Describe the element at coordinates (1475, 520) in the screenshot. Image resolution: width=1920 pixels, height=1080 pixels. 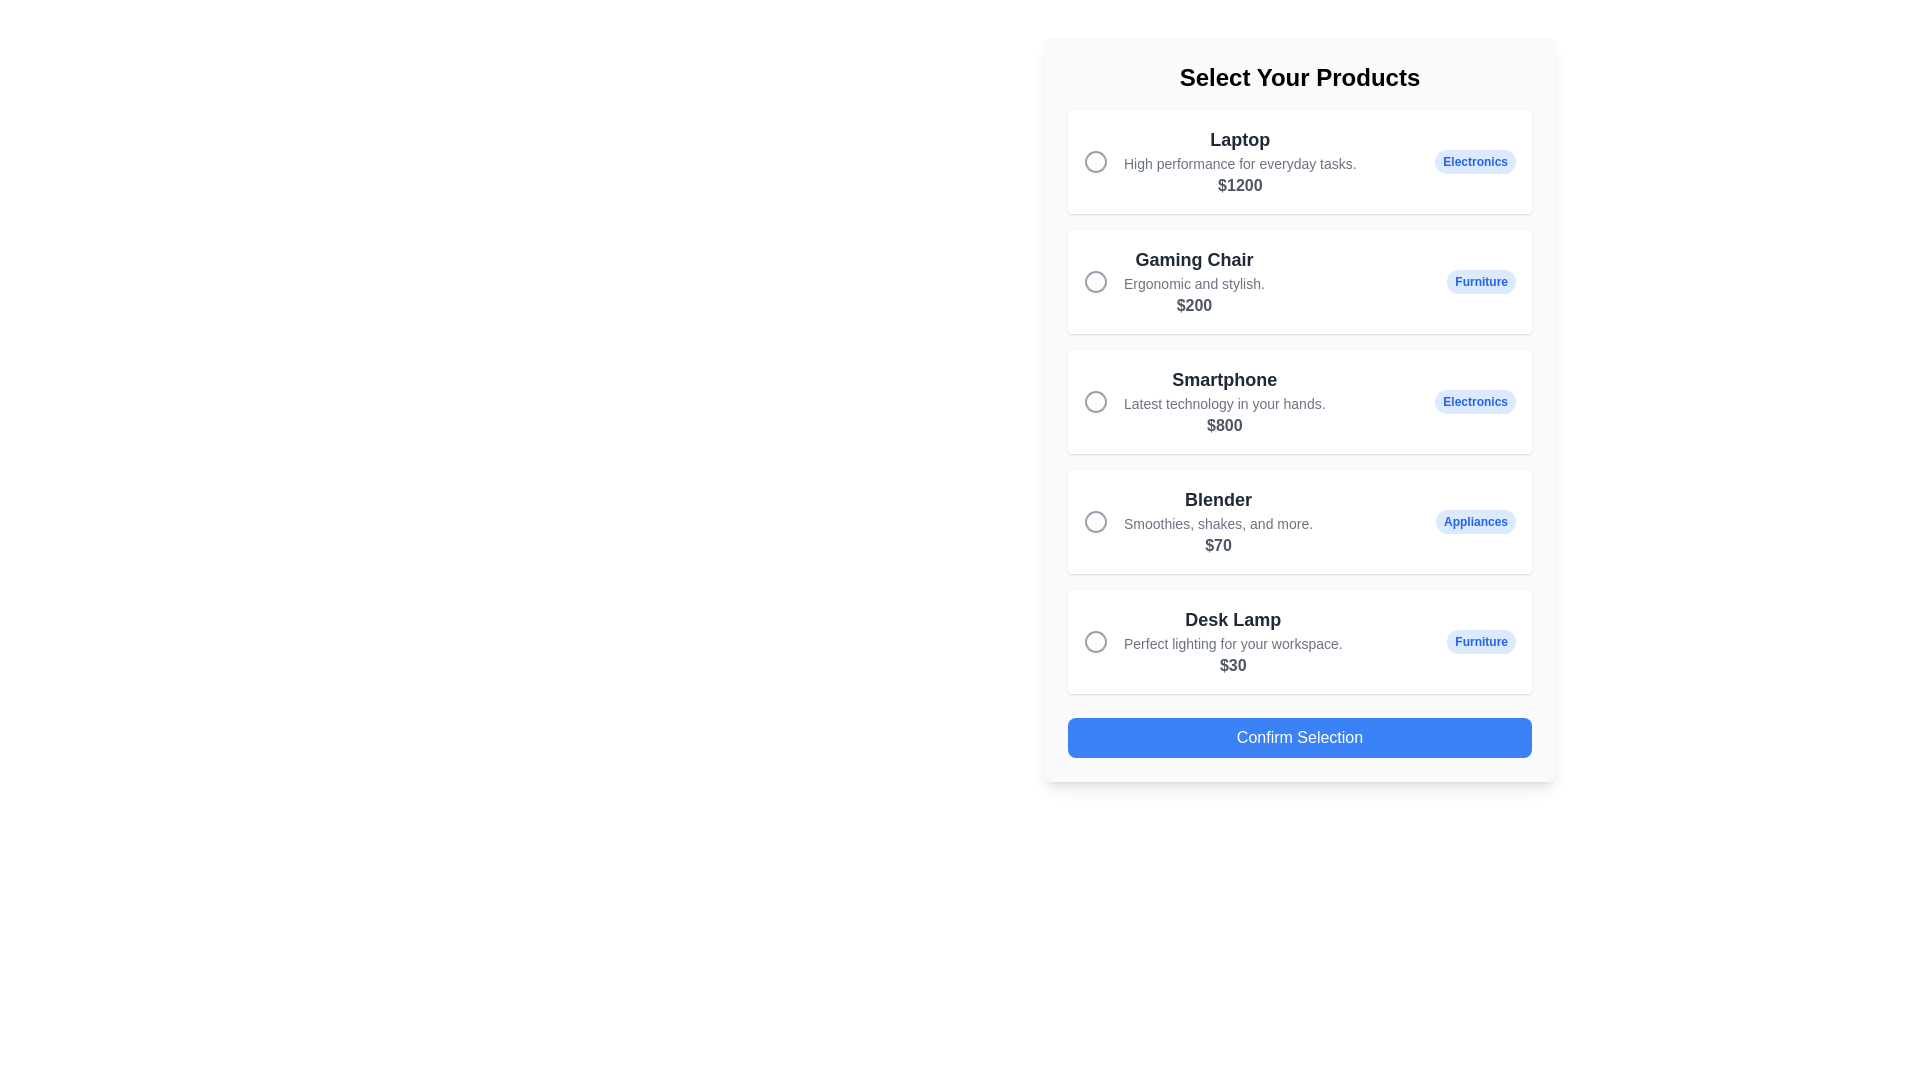
I see `the category label for the product 'Blender' located in the fourth item on the list, aligned with its price label` at that location.